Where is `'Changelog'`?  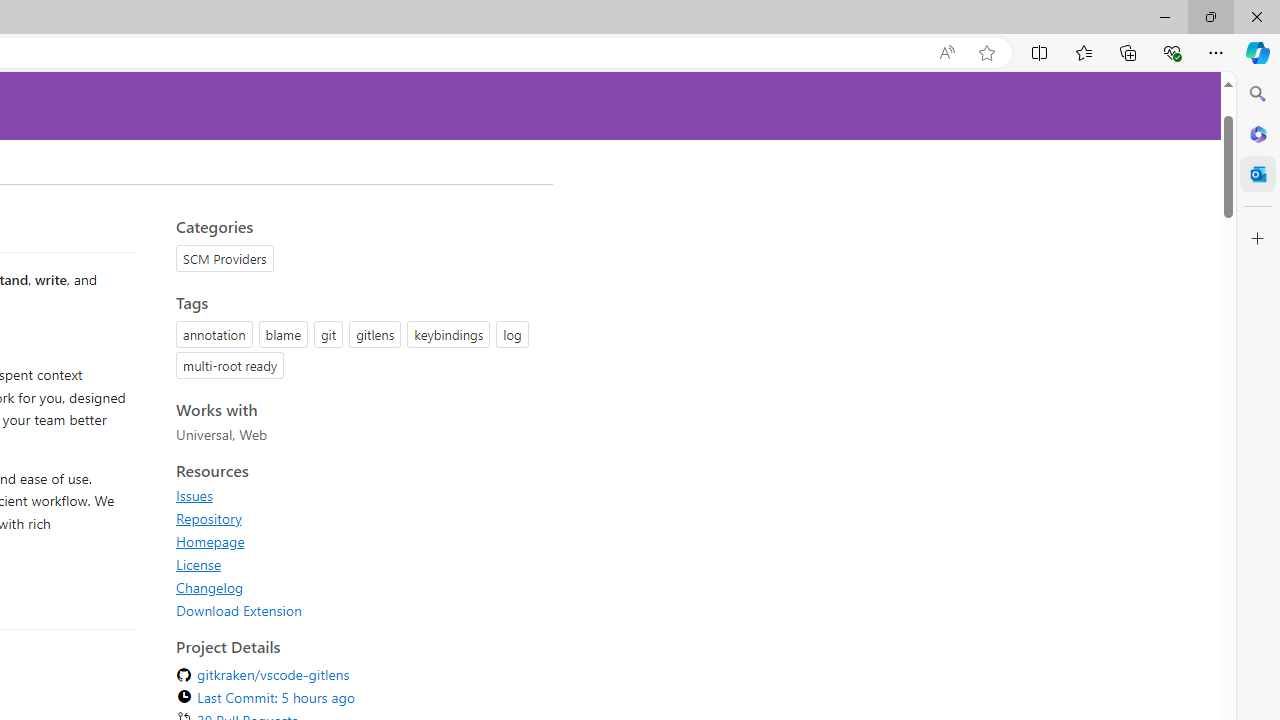
'Changelog' is located at coordinates (210, 586).